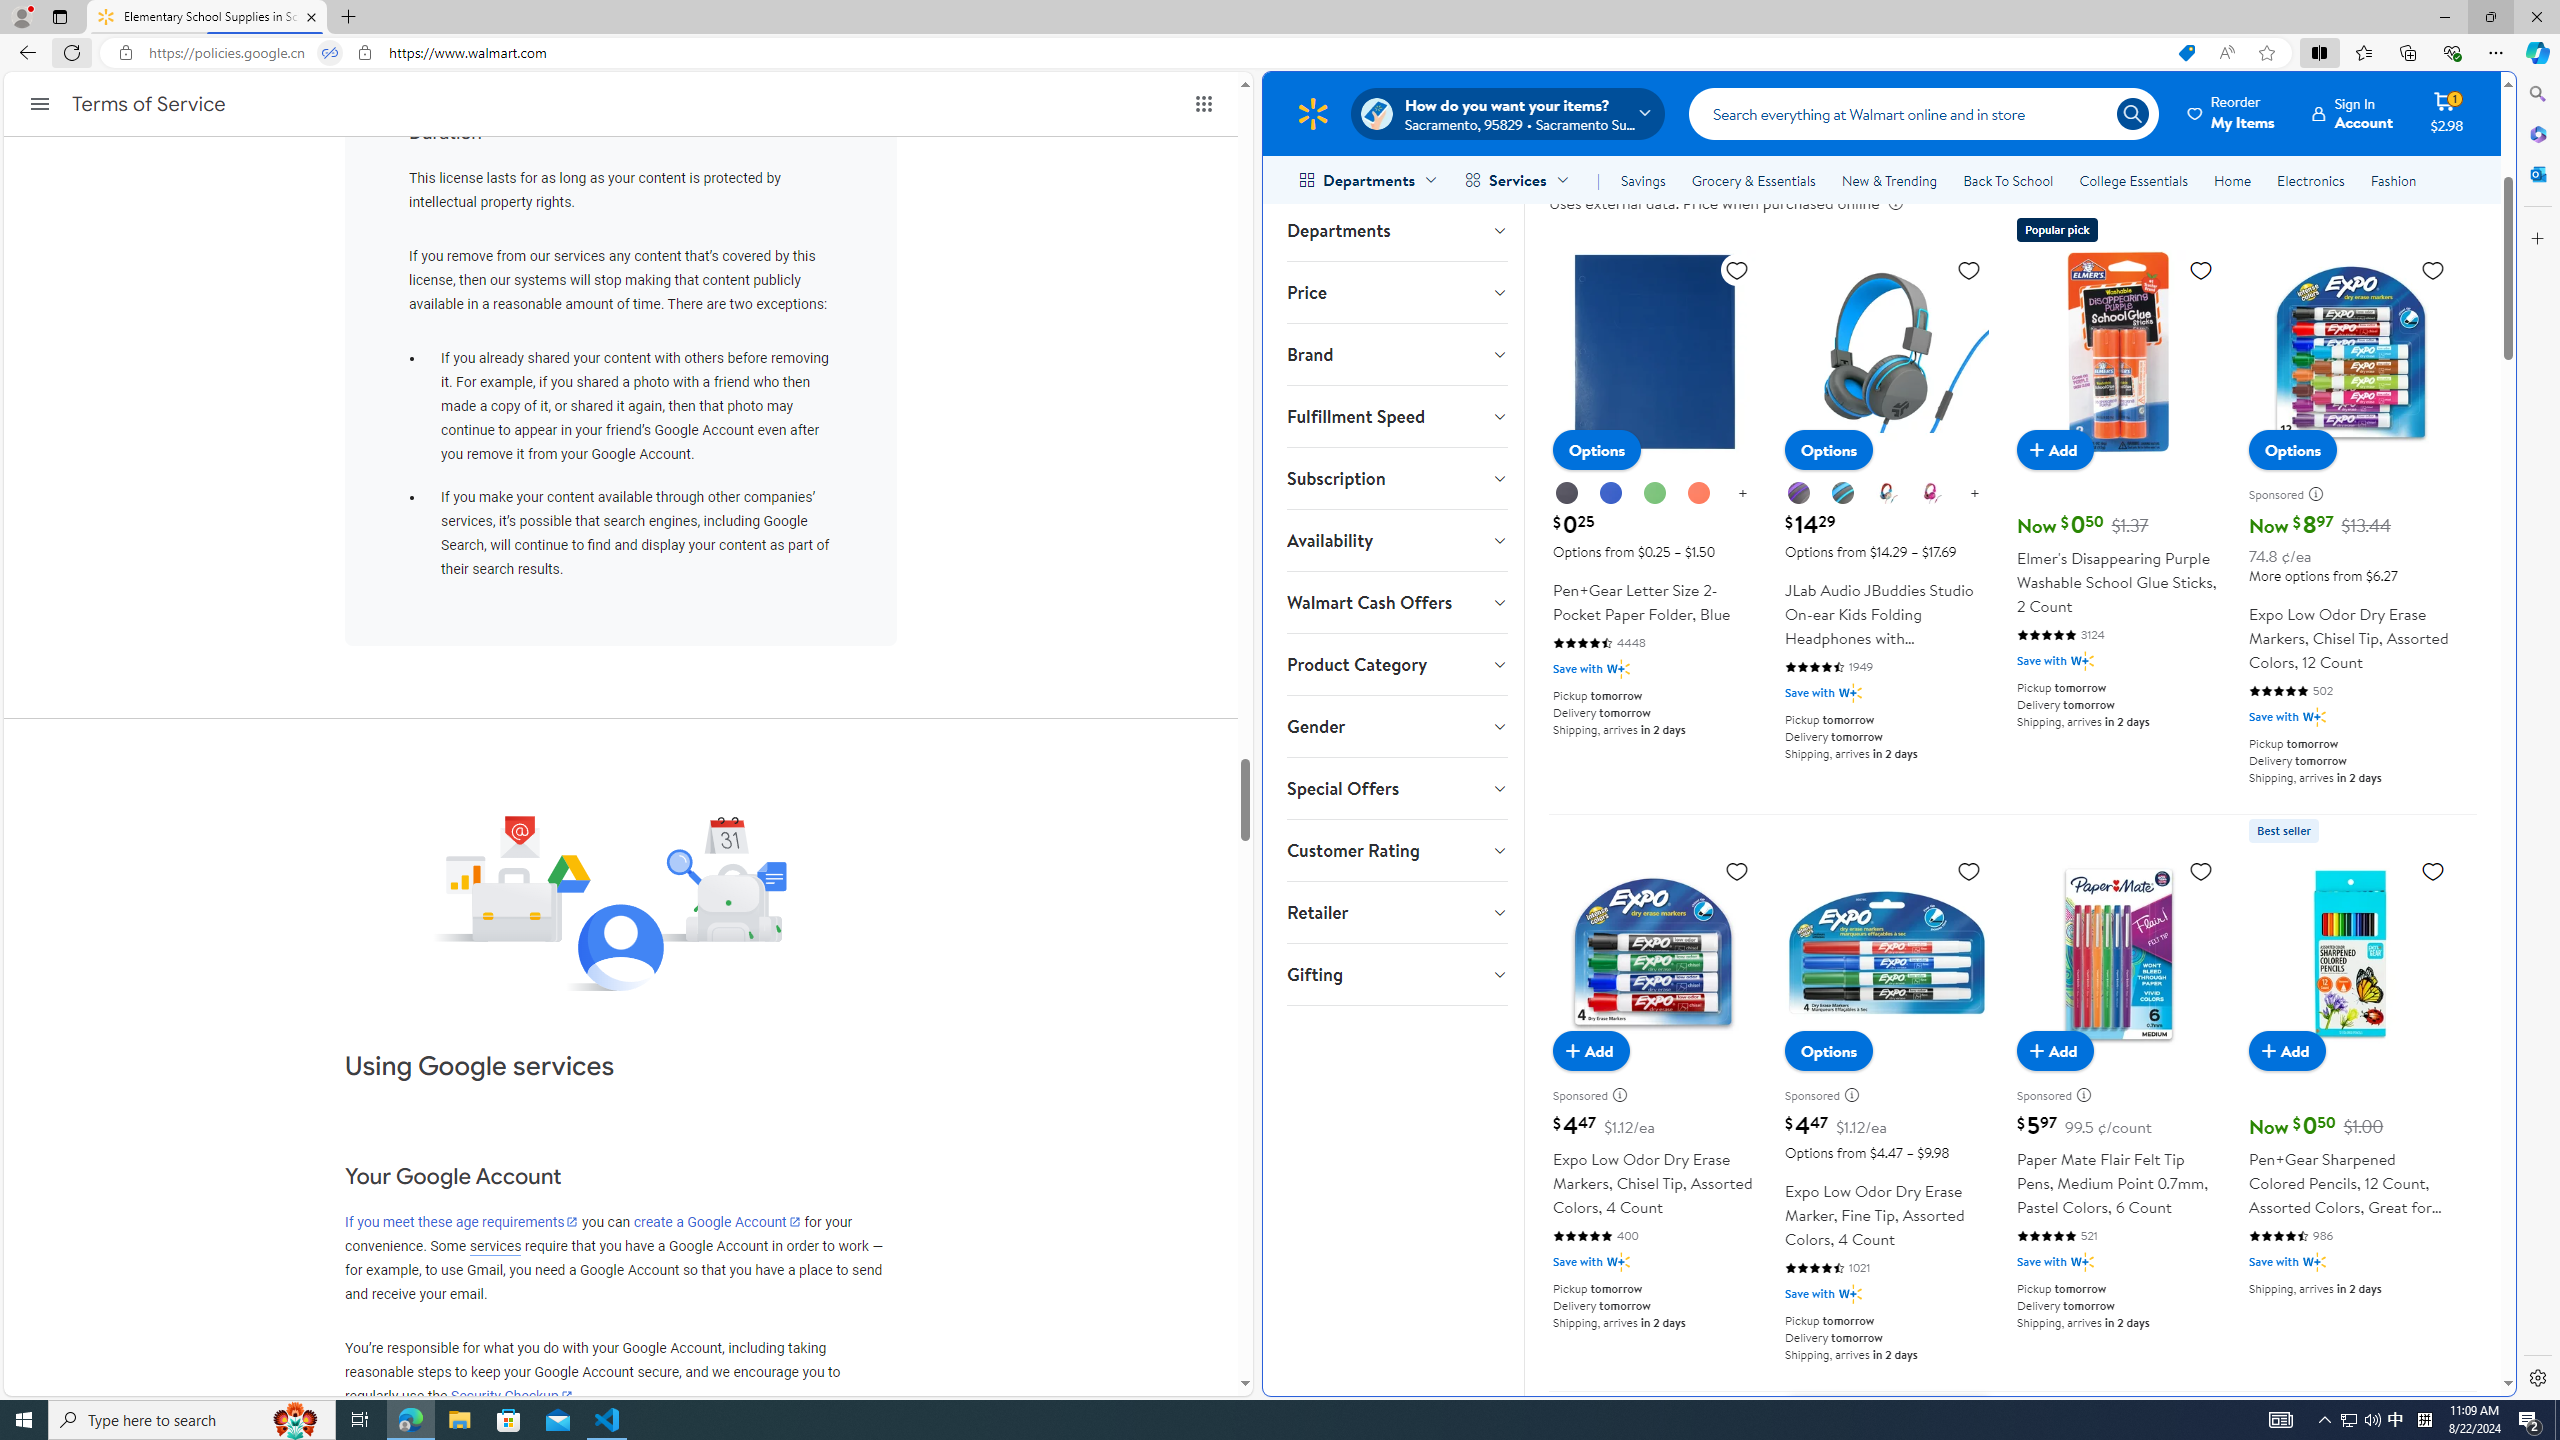 Image resolution: width=2560 pixels, height=1440 pixels. Describe the element at coordinates (330, 53) in the screenshot. I see `'Tabs in split screen'` at that location.